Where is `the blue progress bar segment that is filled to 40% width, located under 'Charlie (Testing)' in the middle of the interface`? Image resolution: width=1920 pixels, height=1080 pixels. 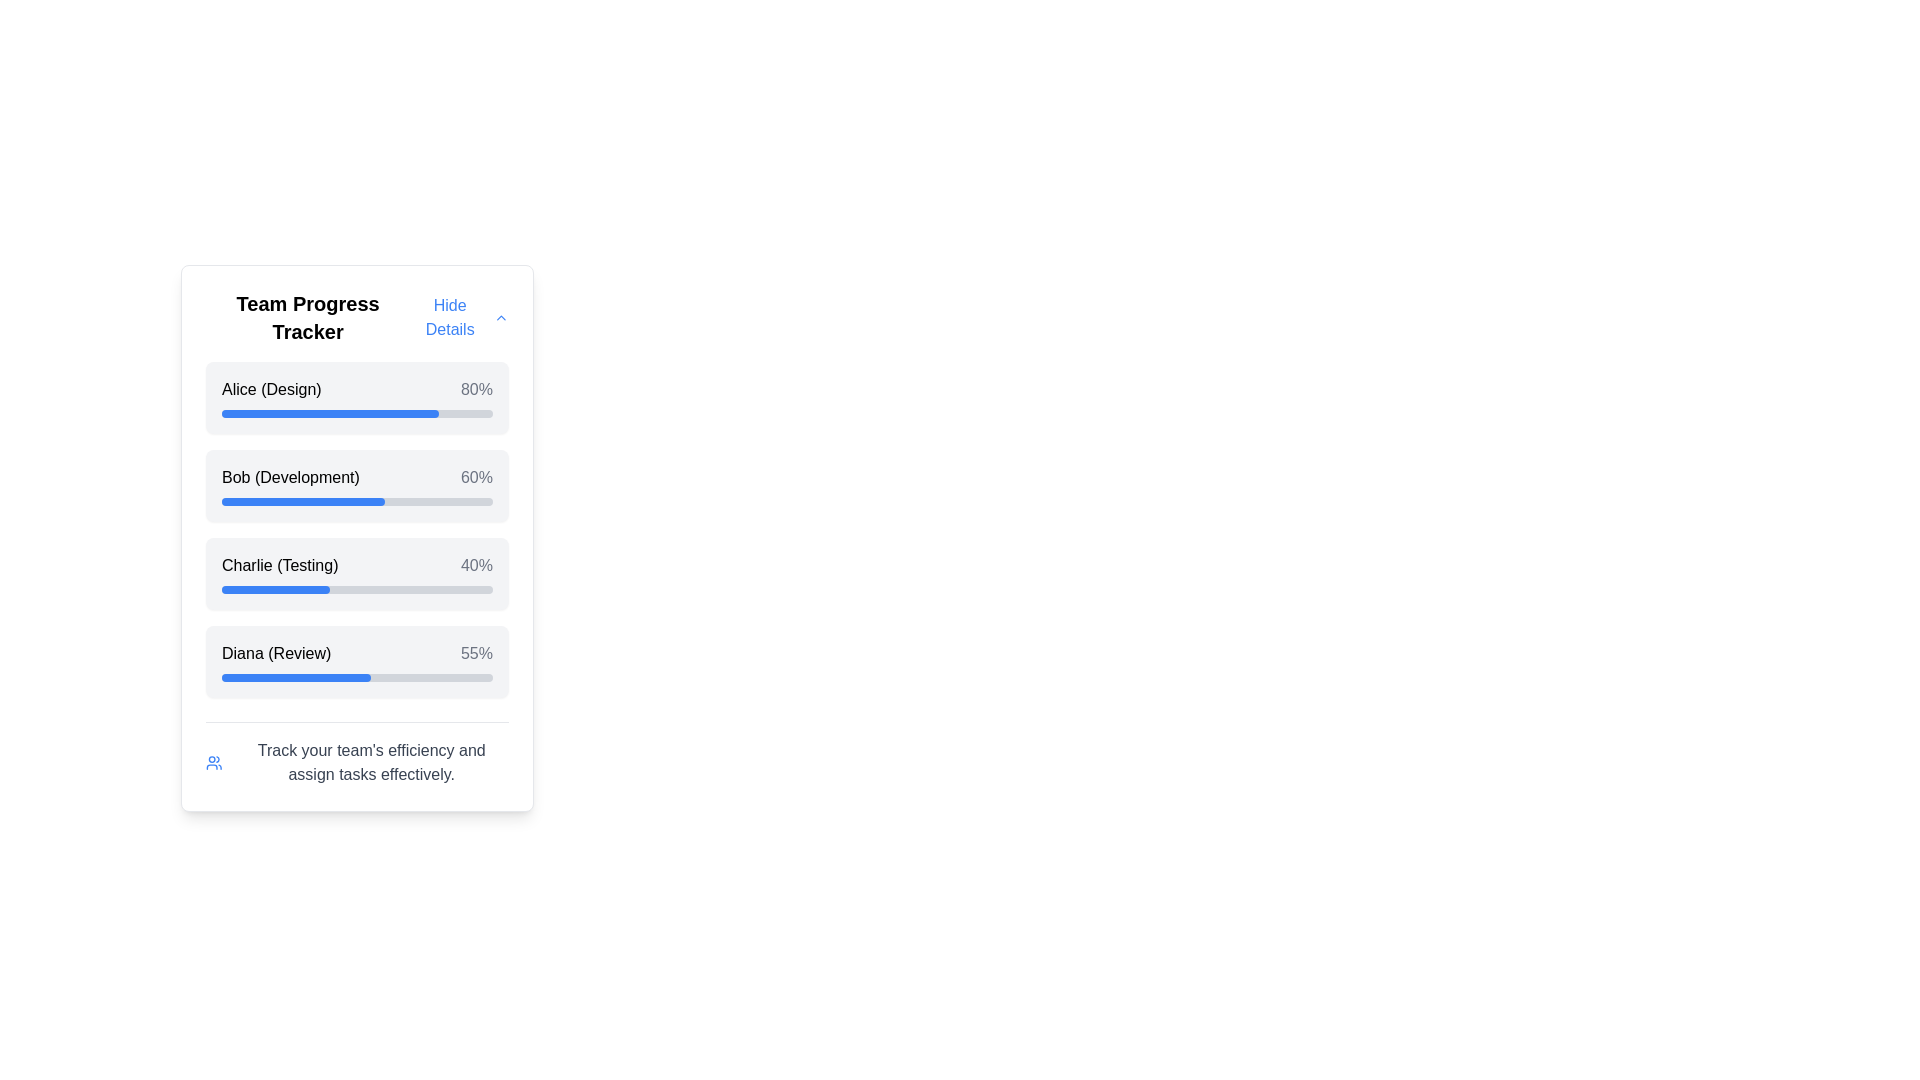
the blue progress bar segment that is filled to 40% width, located under 'Charlie (Testing)' in the middle of the interface is located at coordinates (275, 589).